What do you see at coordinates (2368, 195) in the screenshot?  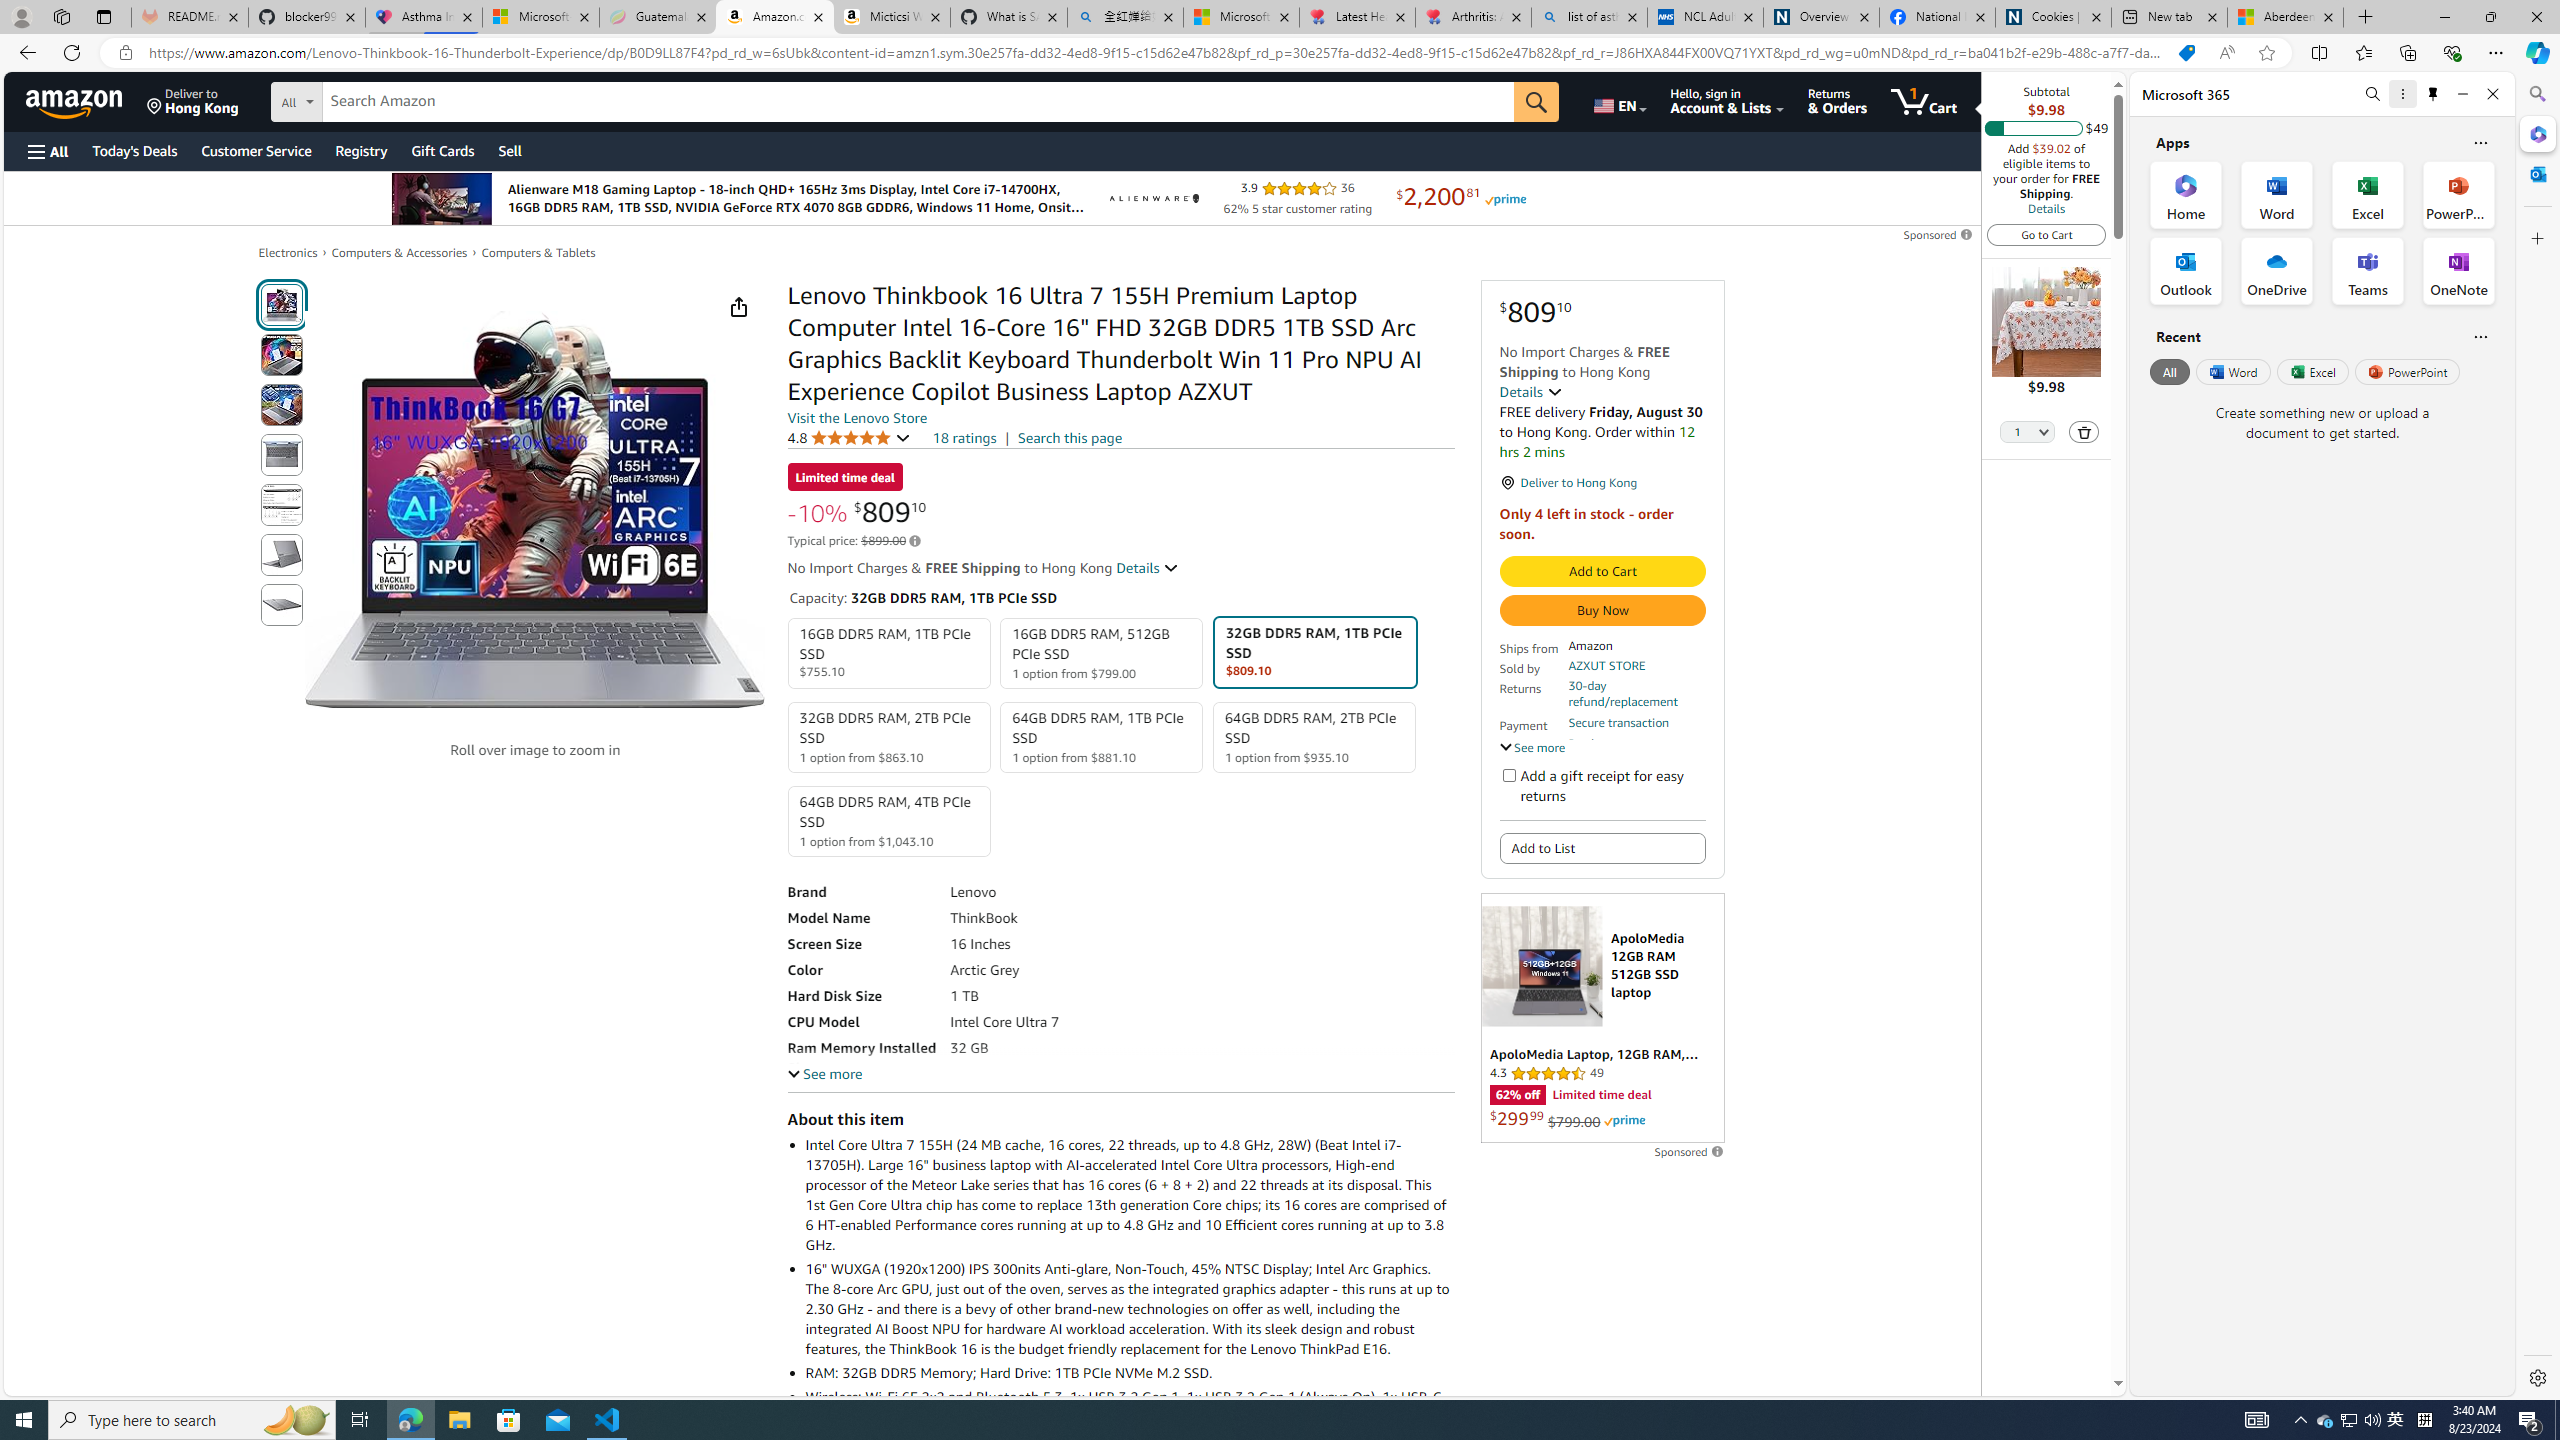 I see `'Excel Office App'` at bounding box center [2368, 195].